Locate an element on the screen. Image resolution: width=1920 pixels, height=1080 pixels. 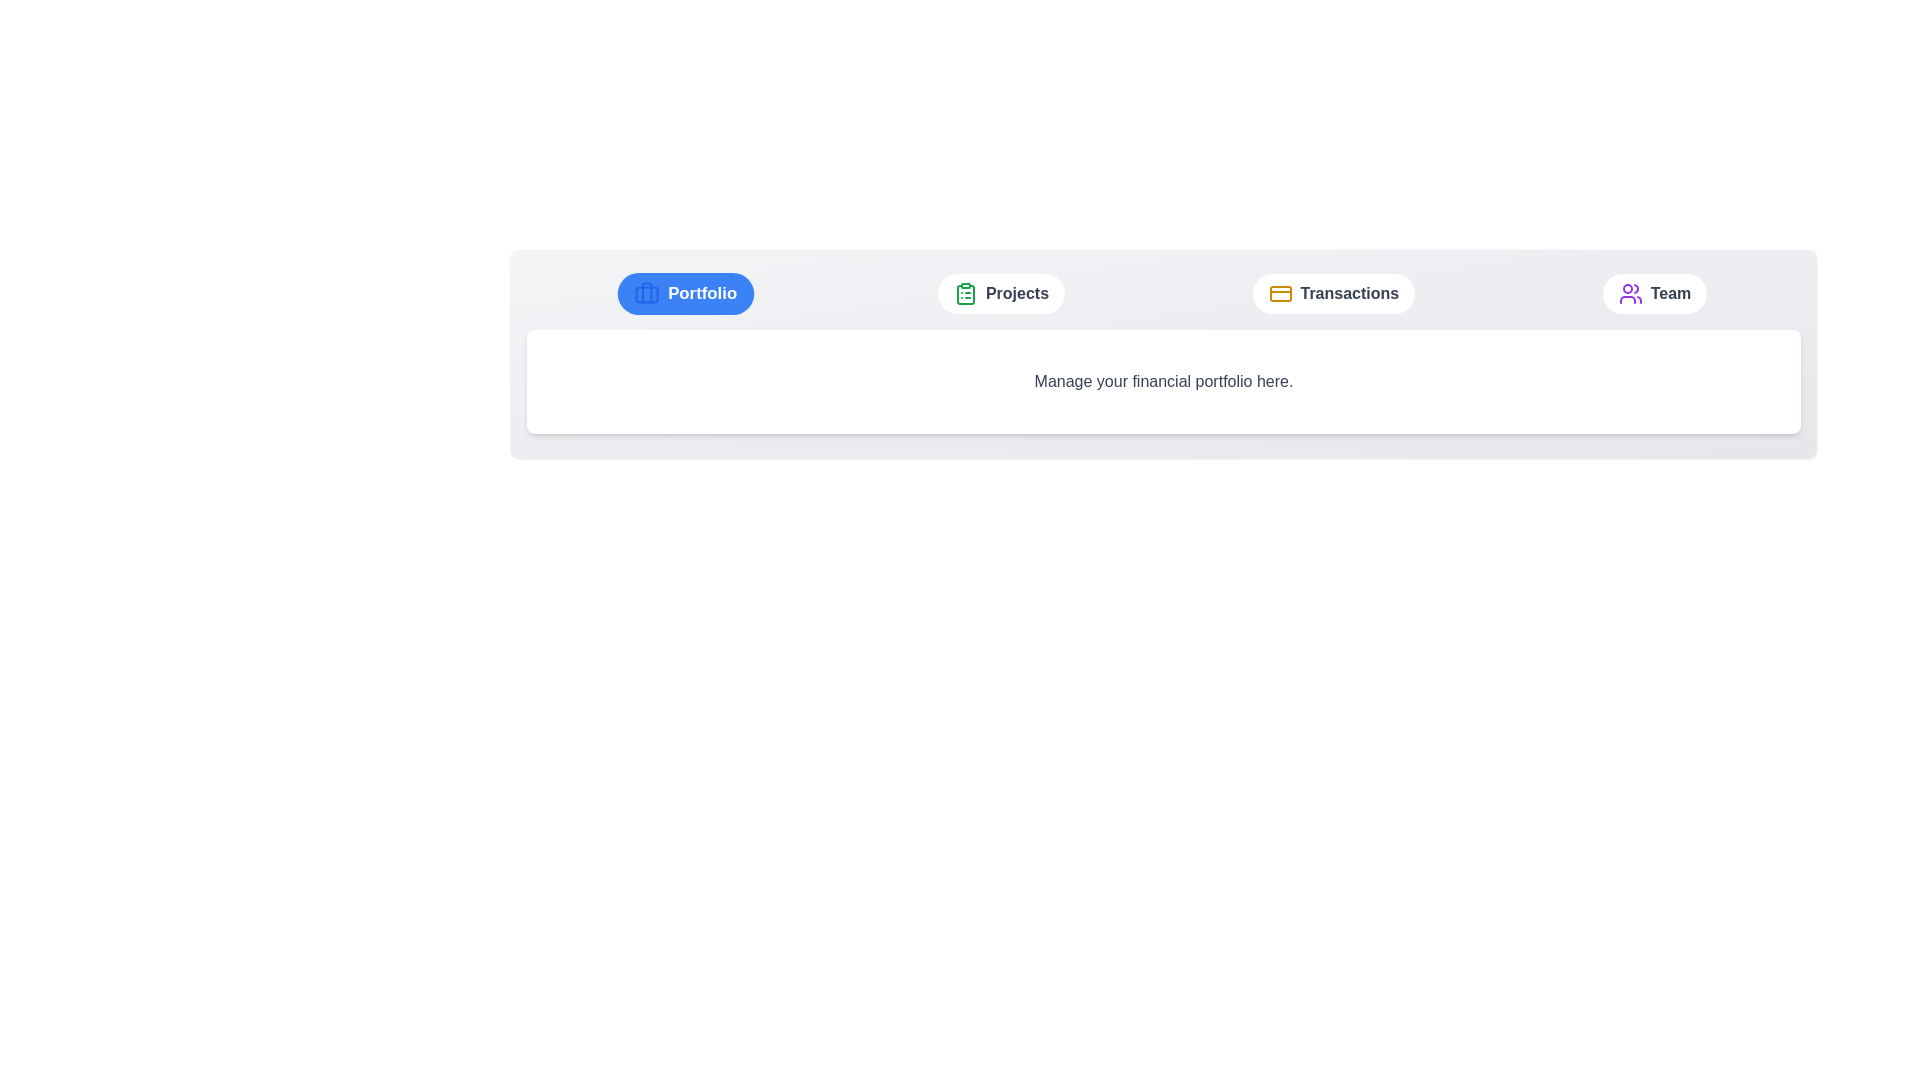
the Portfolio tab is located at coordinates (685, 293).